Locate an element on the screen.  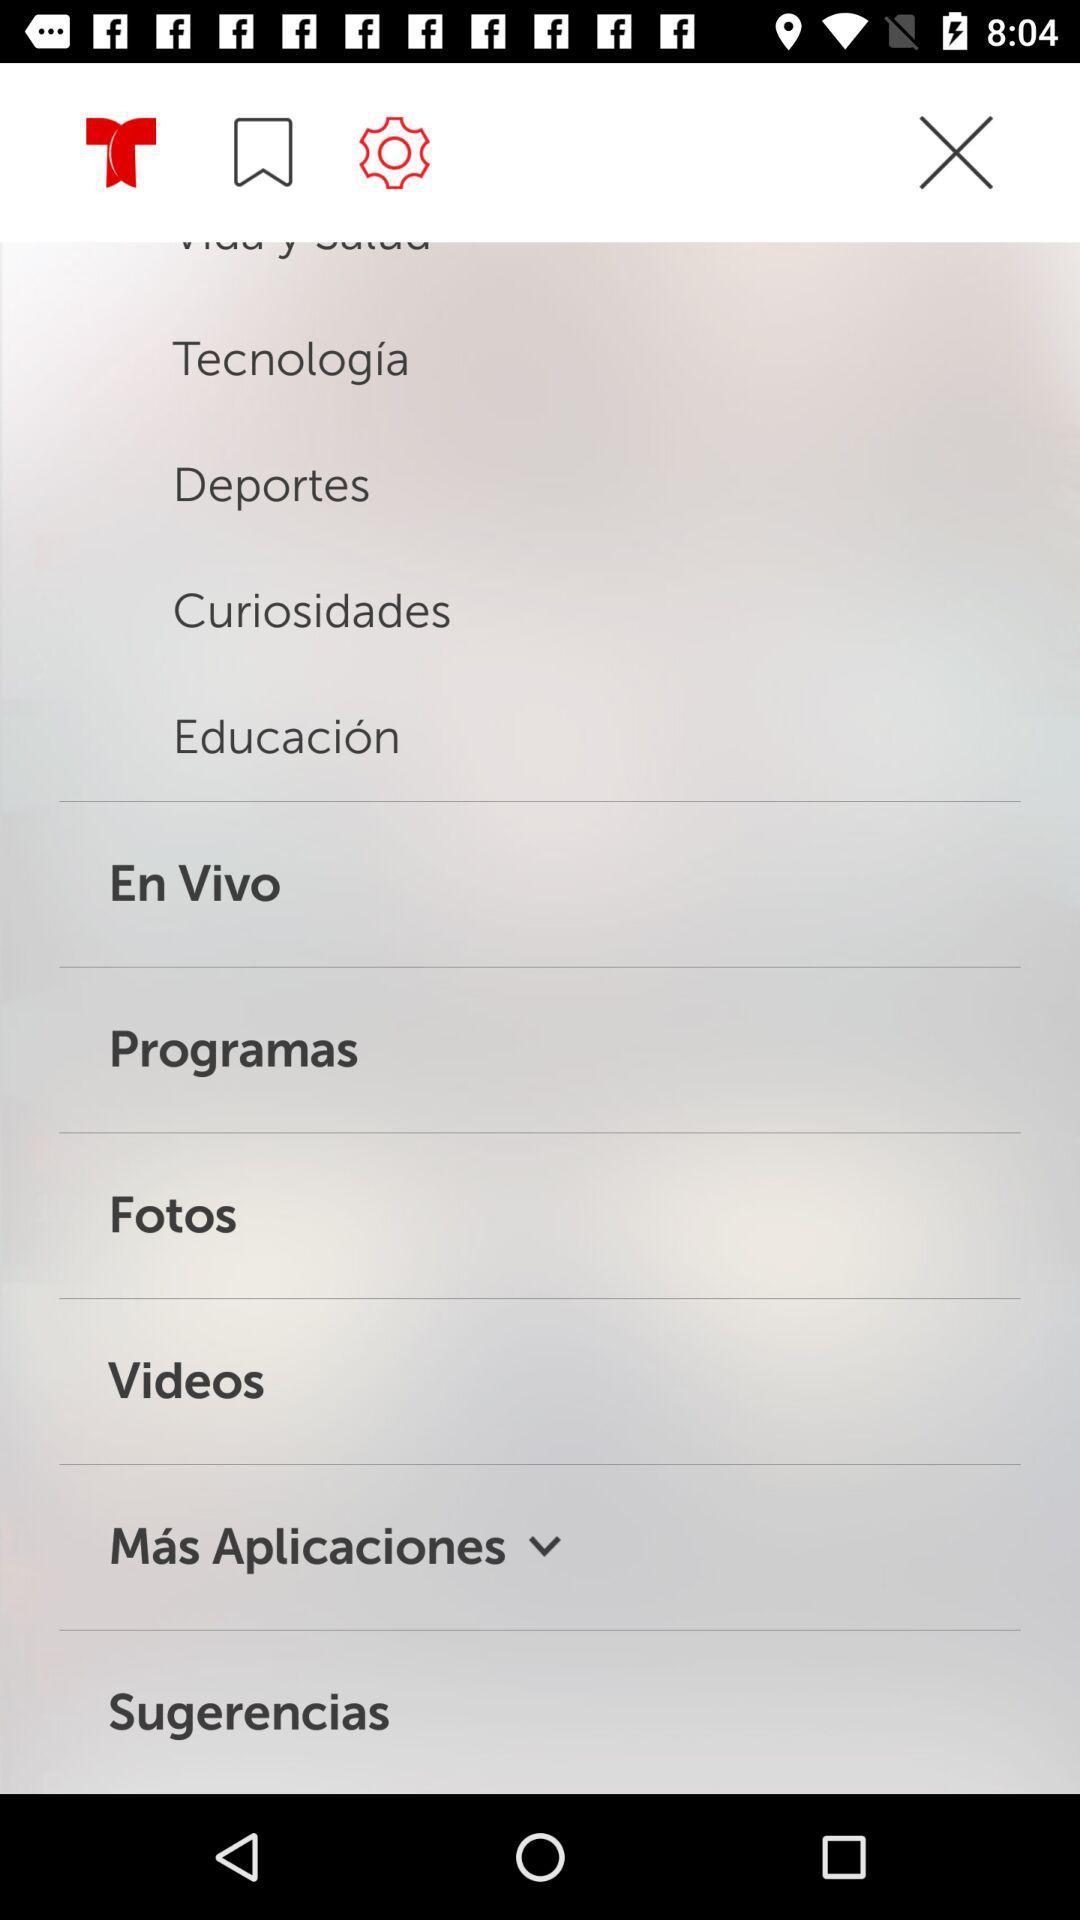
the drop down which is right to mas aplicaciones is located at coordinates (545, 1545).